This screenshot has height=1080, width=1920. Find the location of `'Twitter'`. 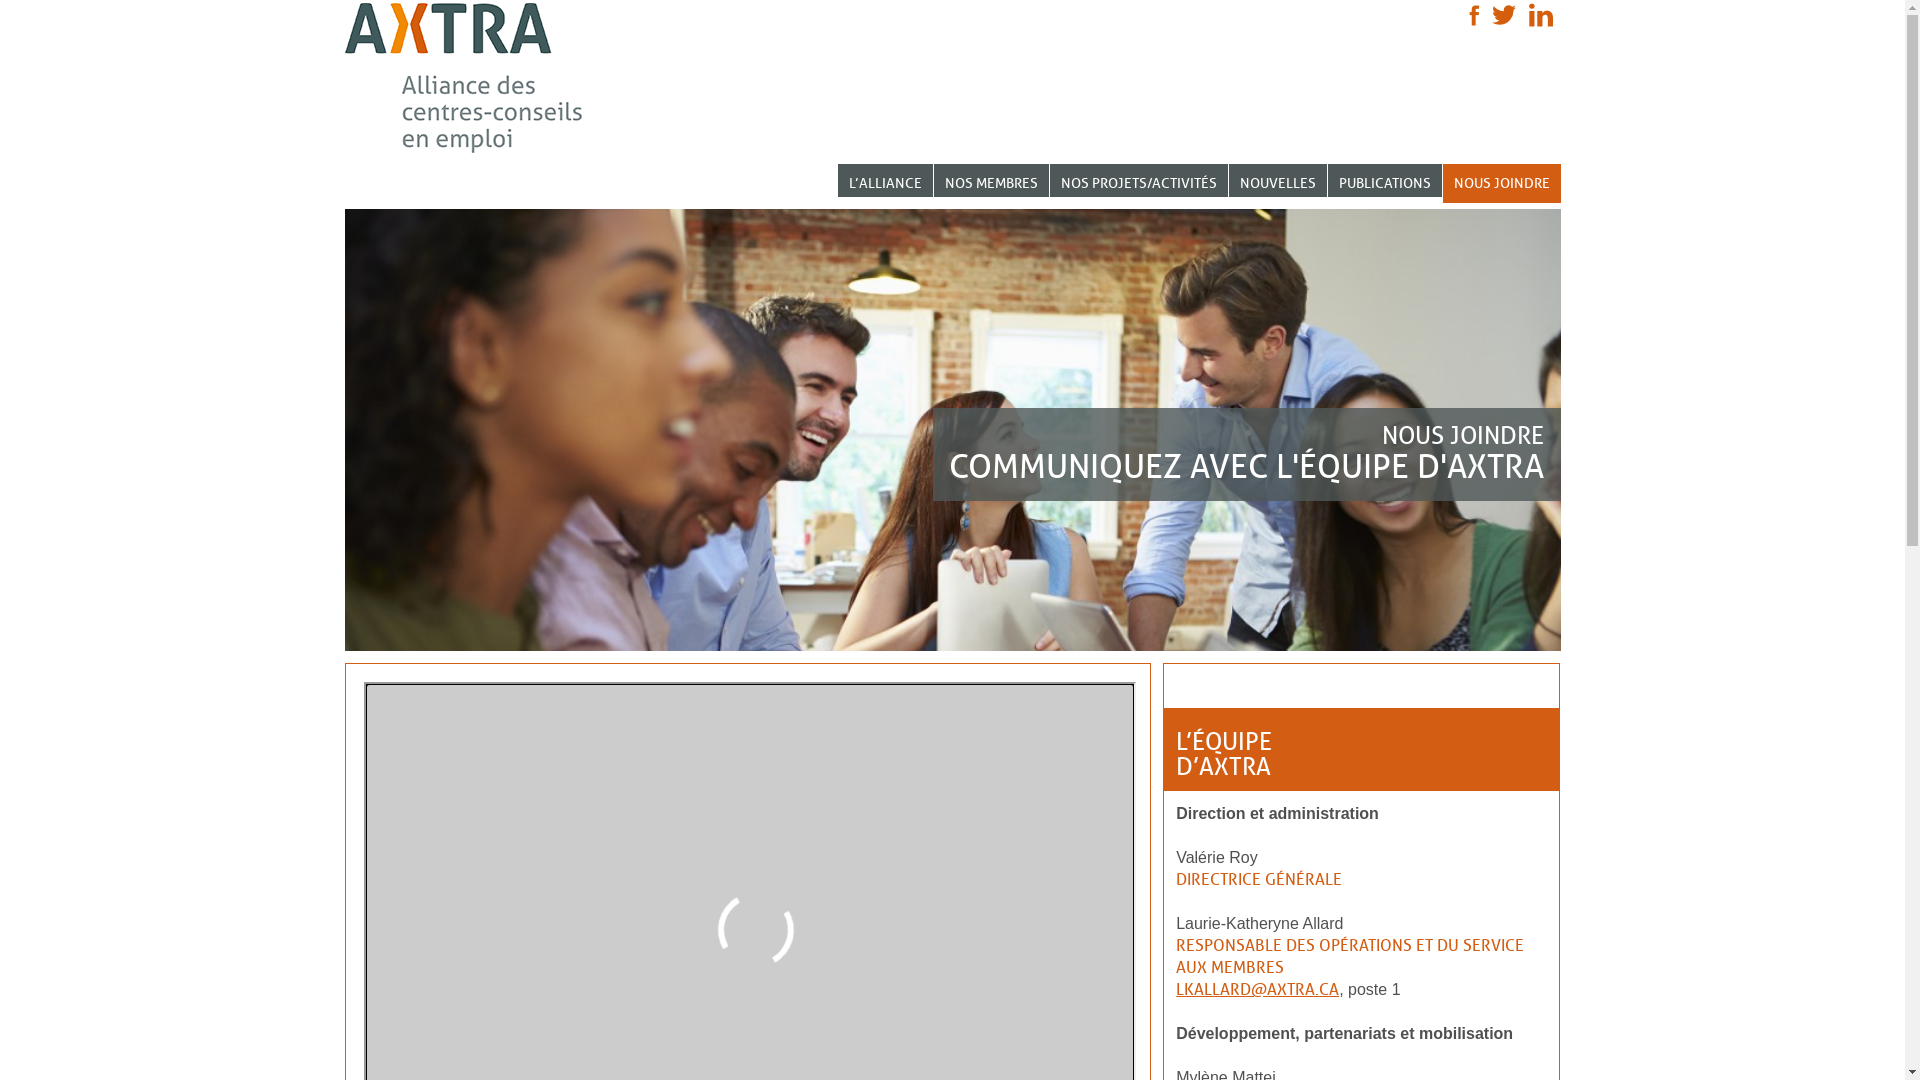

'Twitter' is located at coordinates (1492, 15).